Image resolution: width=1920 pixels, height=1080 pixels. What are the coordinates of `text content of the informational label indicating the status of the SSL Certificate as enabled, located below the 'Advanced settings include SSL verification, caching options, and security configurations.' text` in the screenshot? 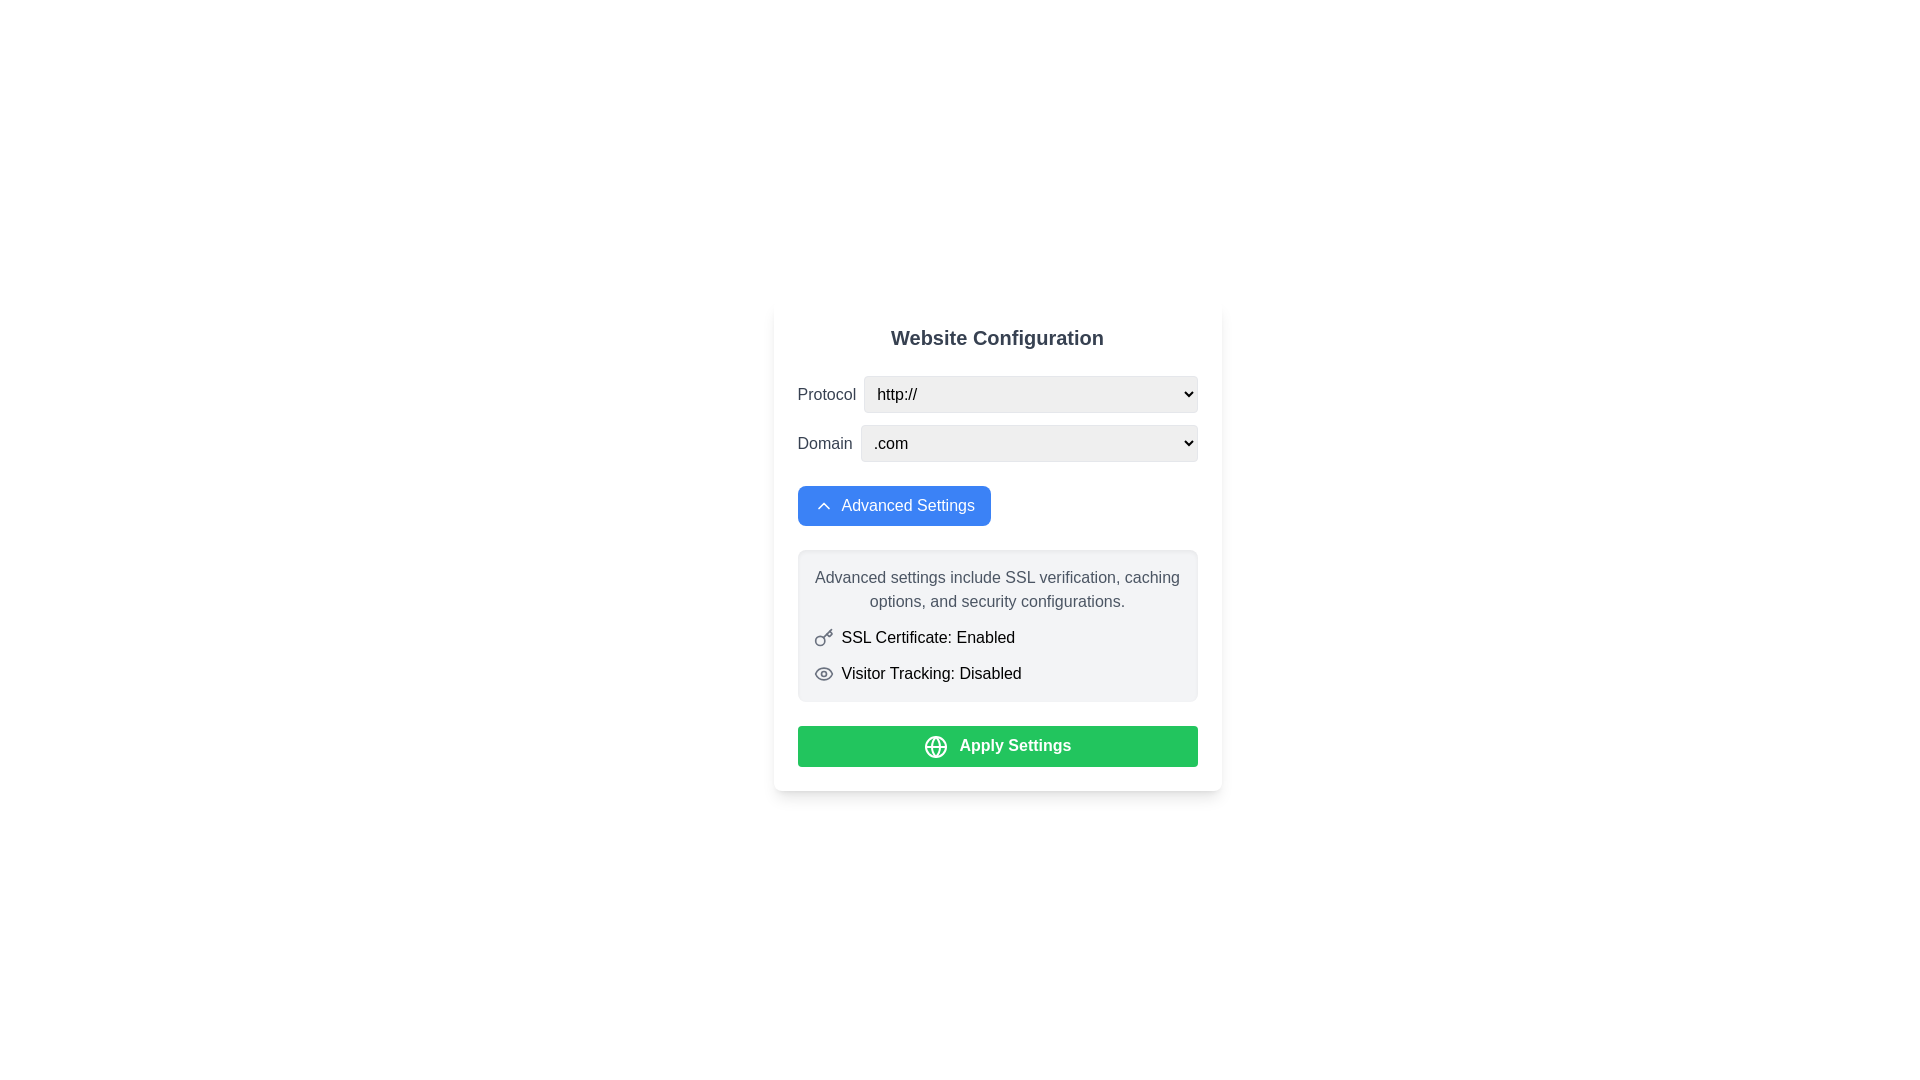 It's located at (927, 637).